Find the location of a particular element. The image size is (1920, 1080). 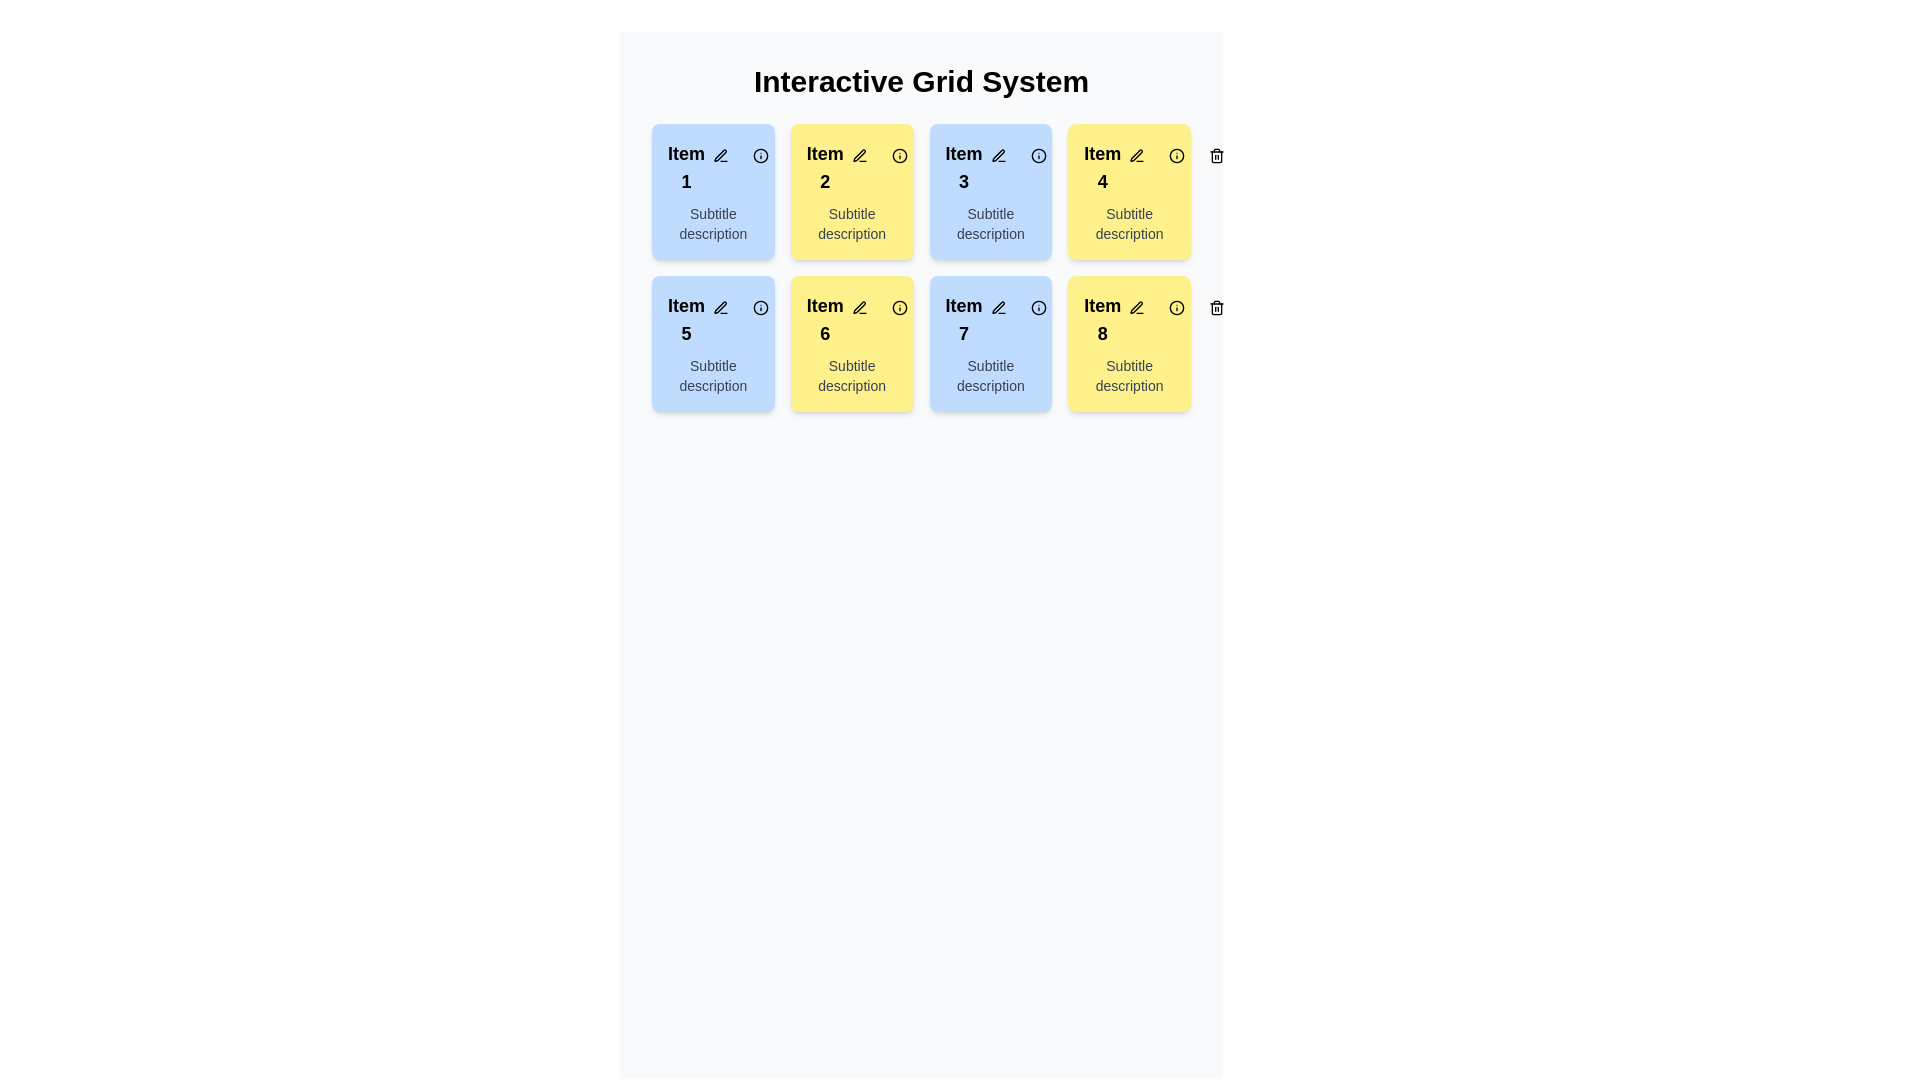

the first button in the row of interactive buttons for editing the third item in the grid layout, located at the top-right corner of the blue box labeled 'Item 3' is located at coordinates (998, 154).